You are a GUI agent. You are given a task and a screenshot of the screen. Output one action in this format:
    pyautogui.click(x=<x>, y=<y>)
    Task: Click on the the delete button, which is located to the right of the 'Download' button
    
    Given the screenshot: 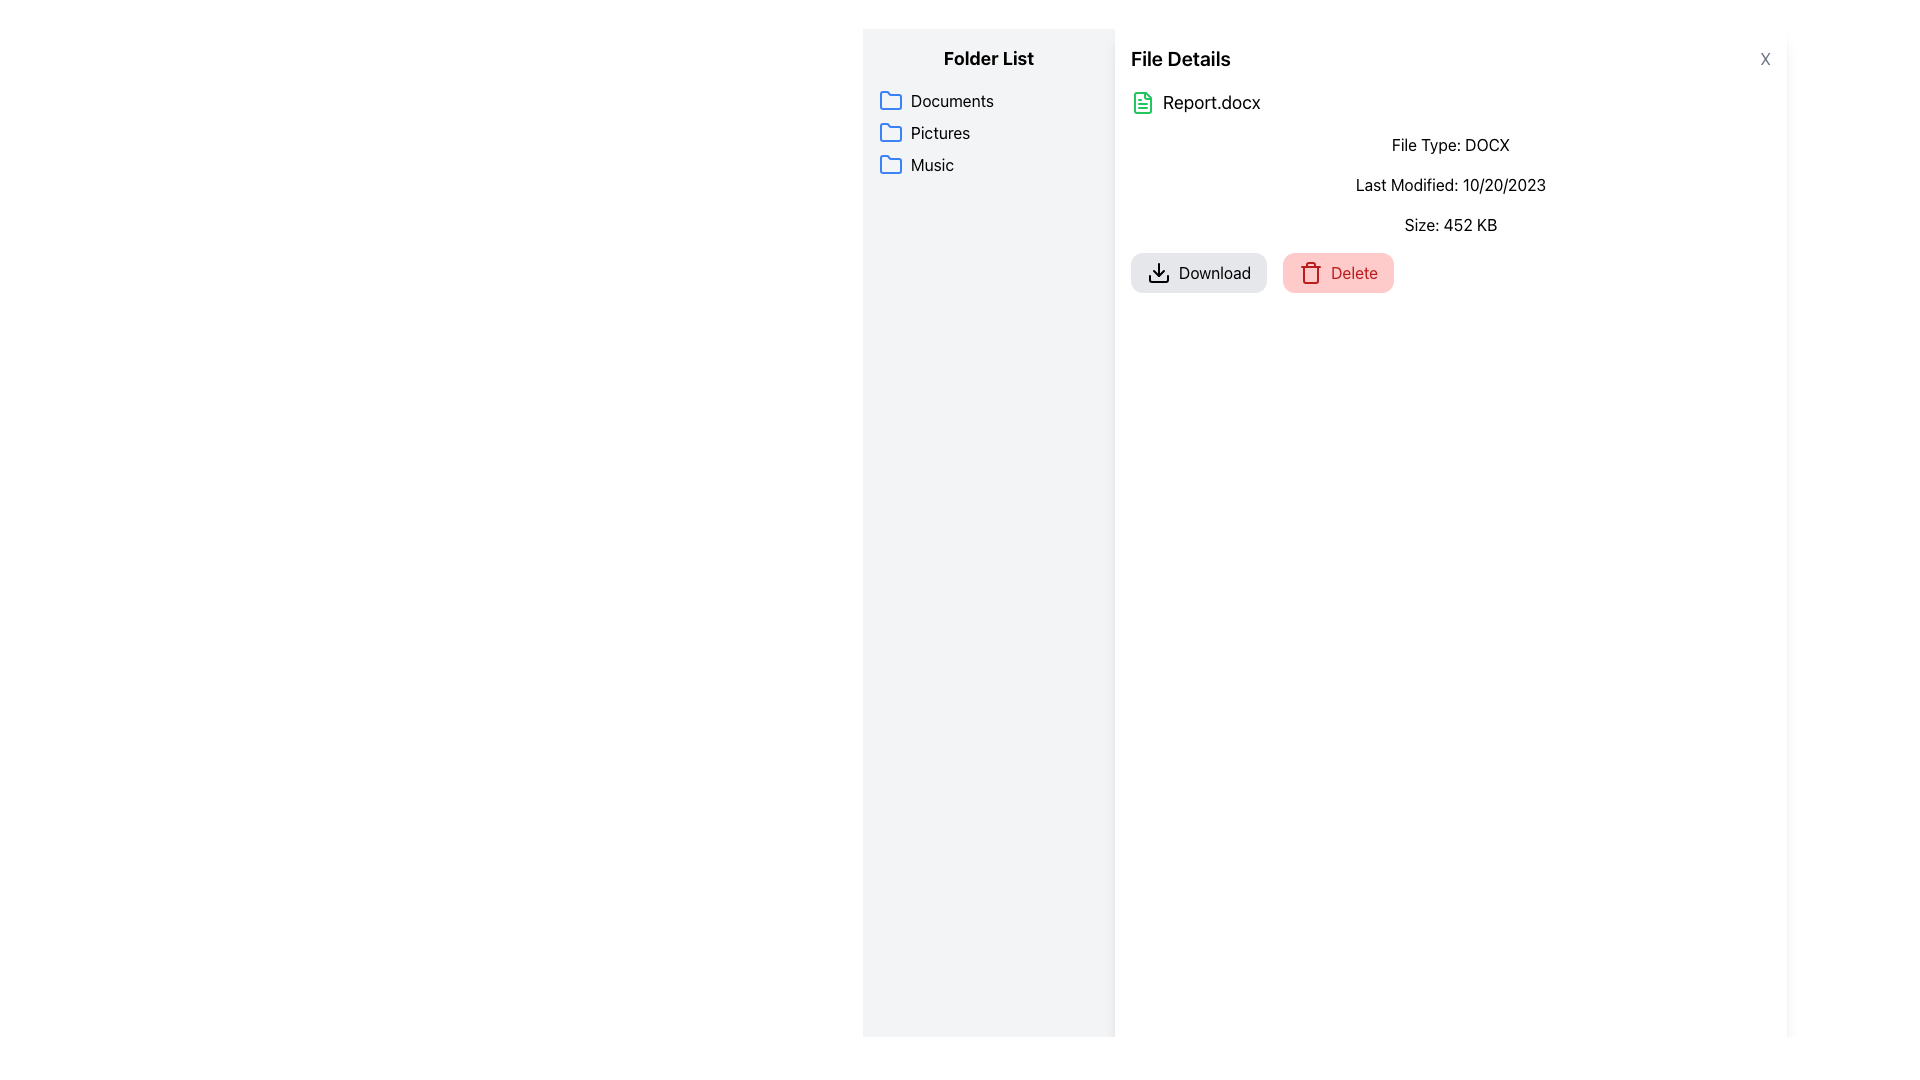 What is the action you would take?
    pyautogui.click(x=1338, y=273)
    